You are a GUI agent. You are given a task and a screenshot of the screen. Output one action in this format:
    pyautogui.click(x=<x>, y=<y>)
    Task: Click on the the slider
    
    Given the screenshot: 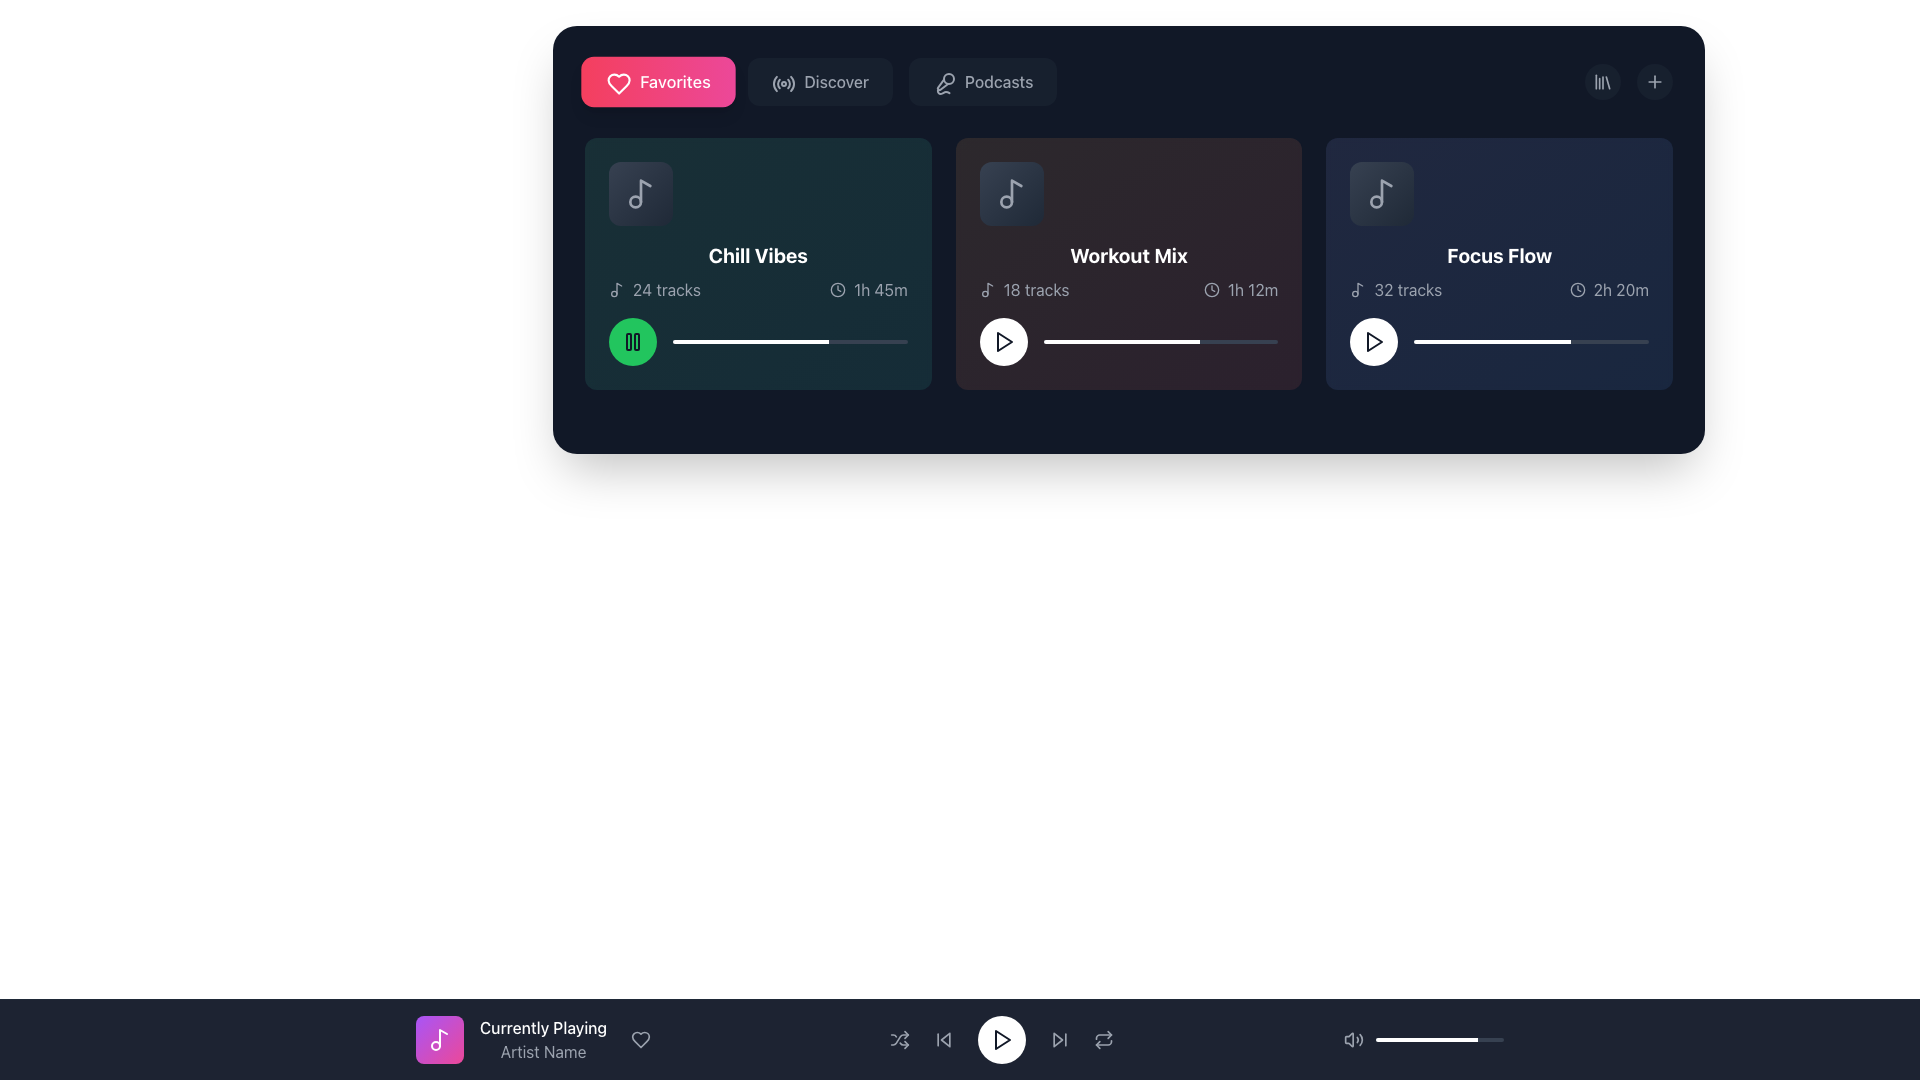 What is the action you would take?
    pyautogui.click(x=1052, y=341)
    